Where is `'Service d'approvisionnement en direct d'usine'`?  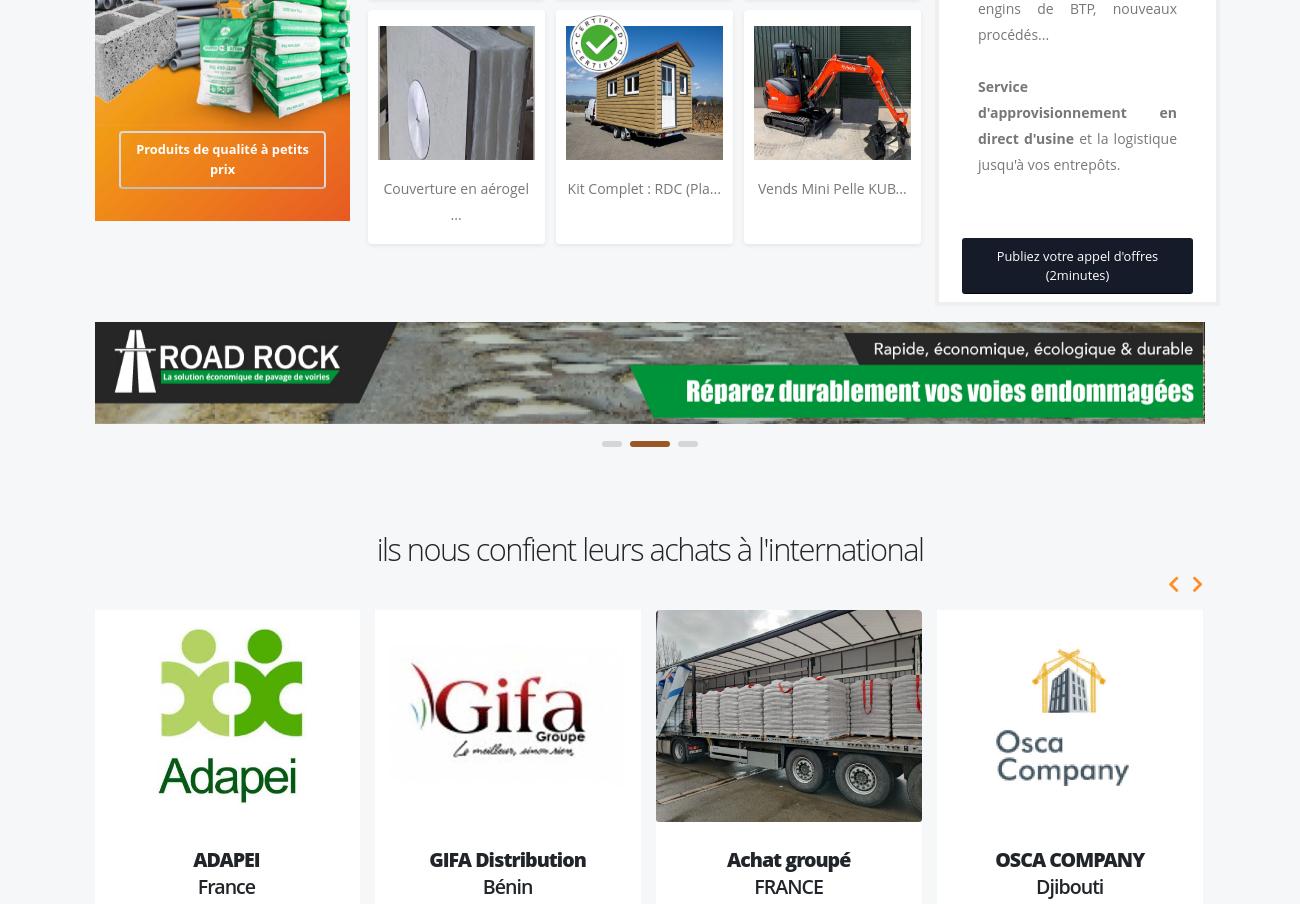
'Service d'approvisionnement en direct d'usine' is located at coordinates (1077, 111).